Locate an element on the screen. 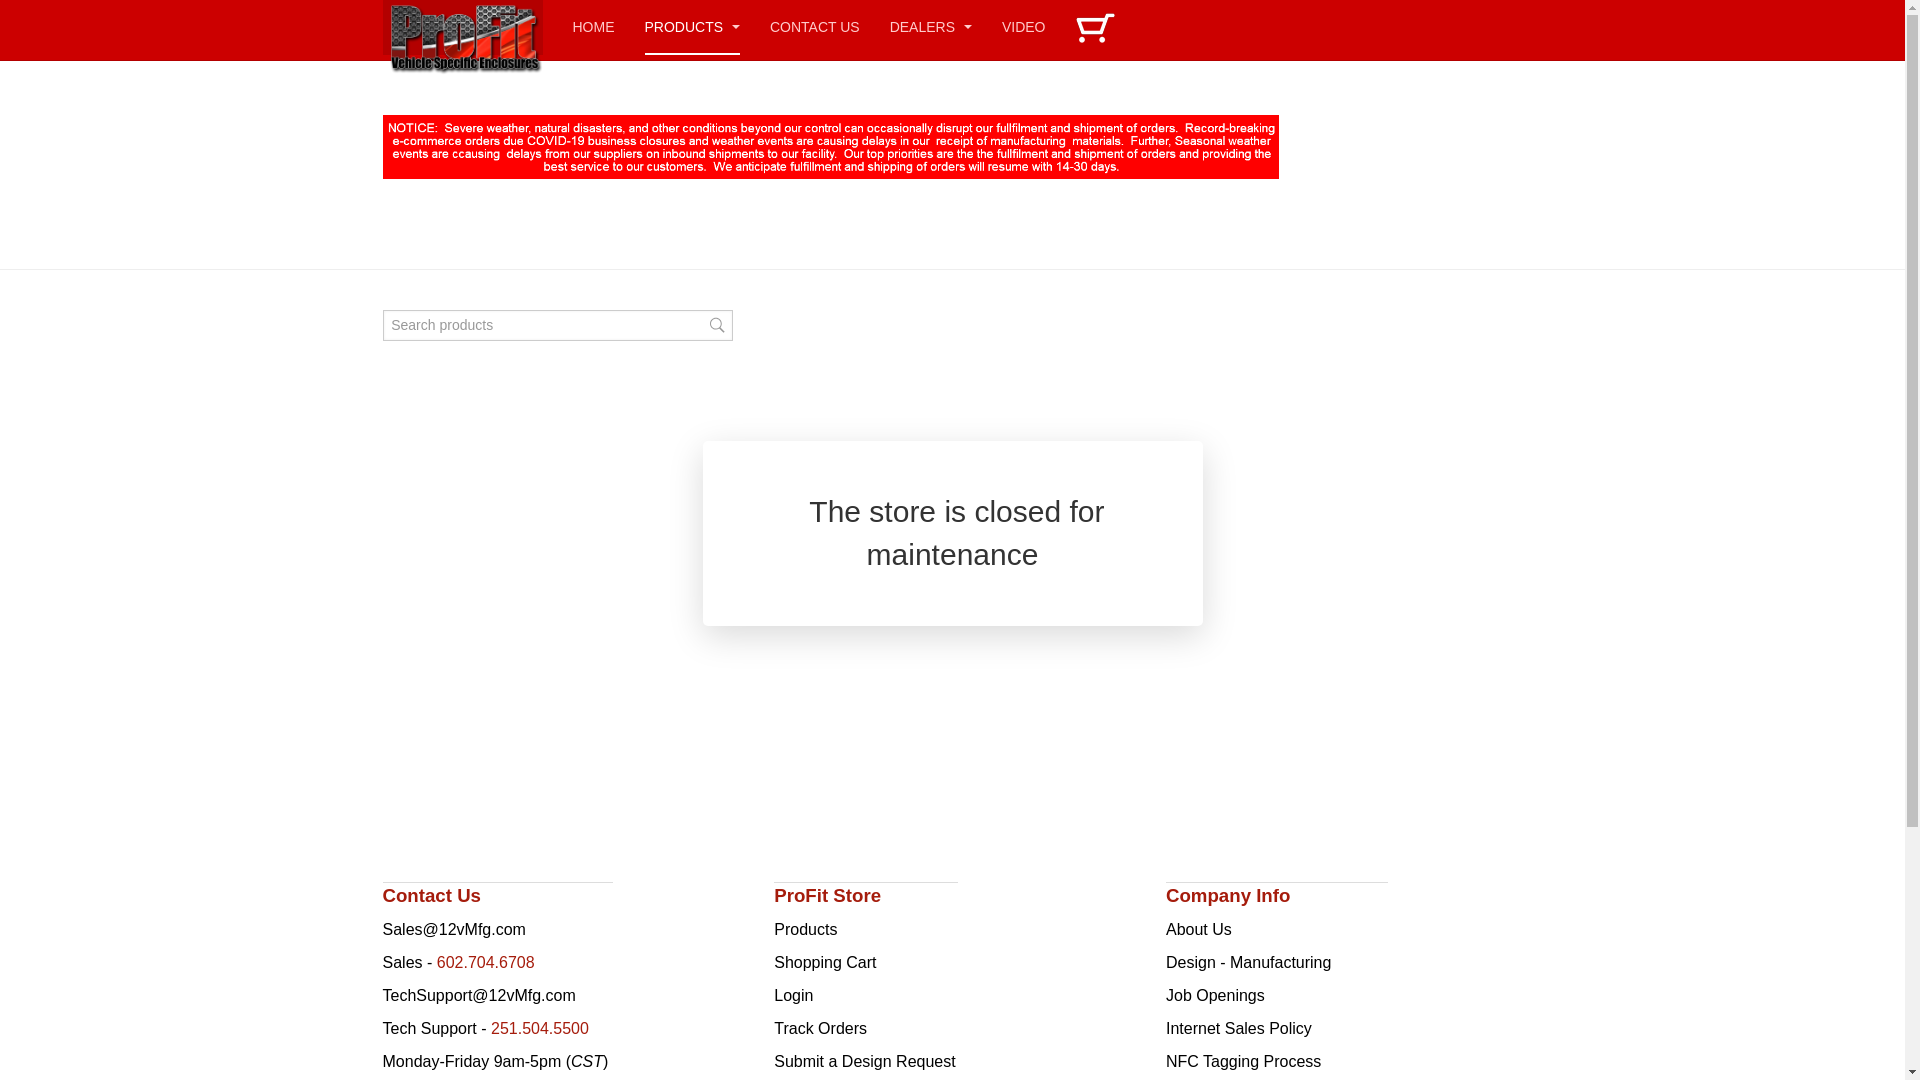 The width and height of the screenshot is (1920, 1080). 'Login' is located at coordinates (792, 995).